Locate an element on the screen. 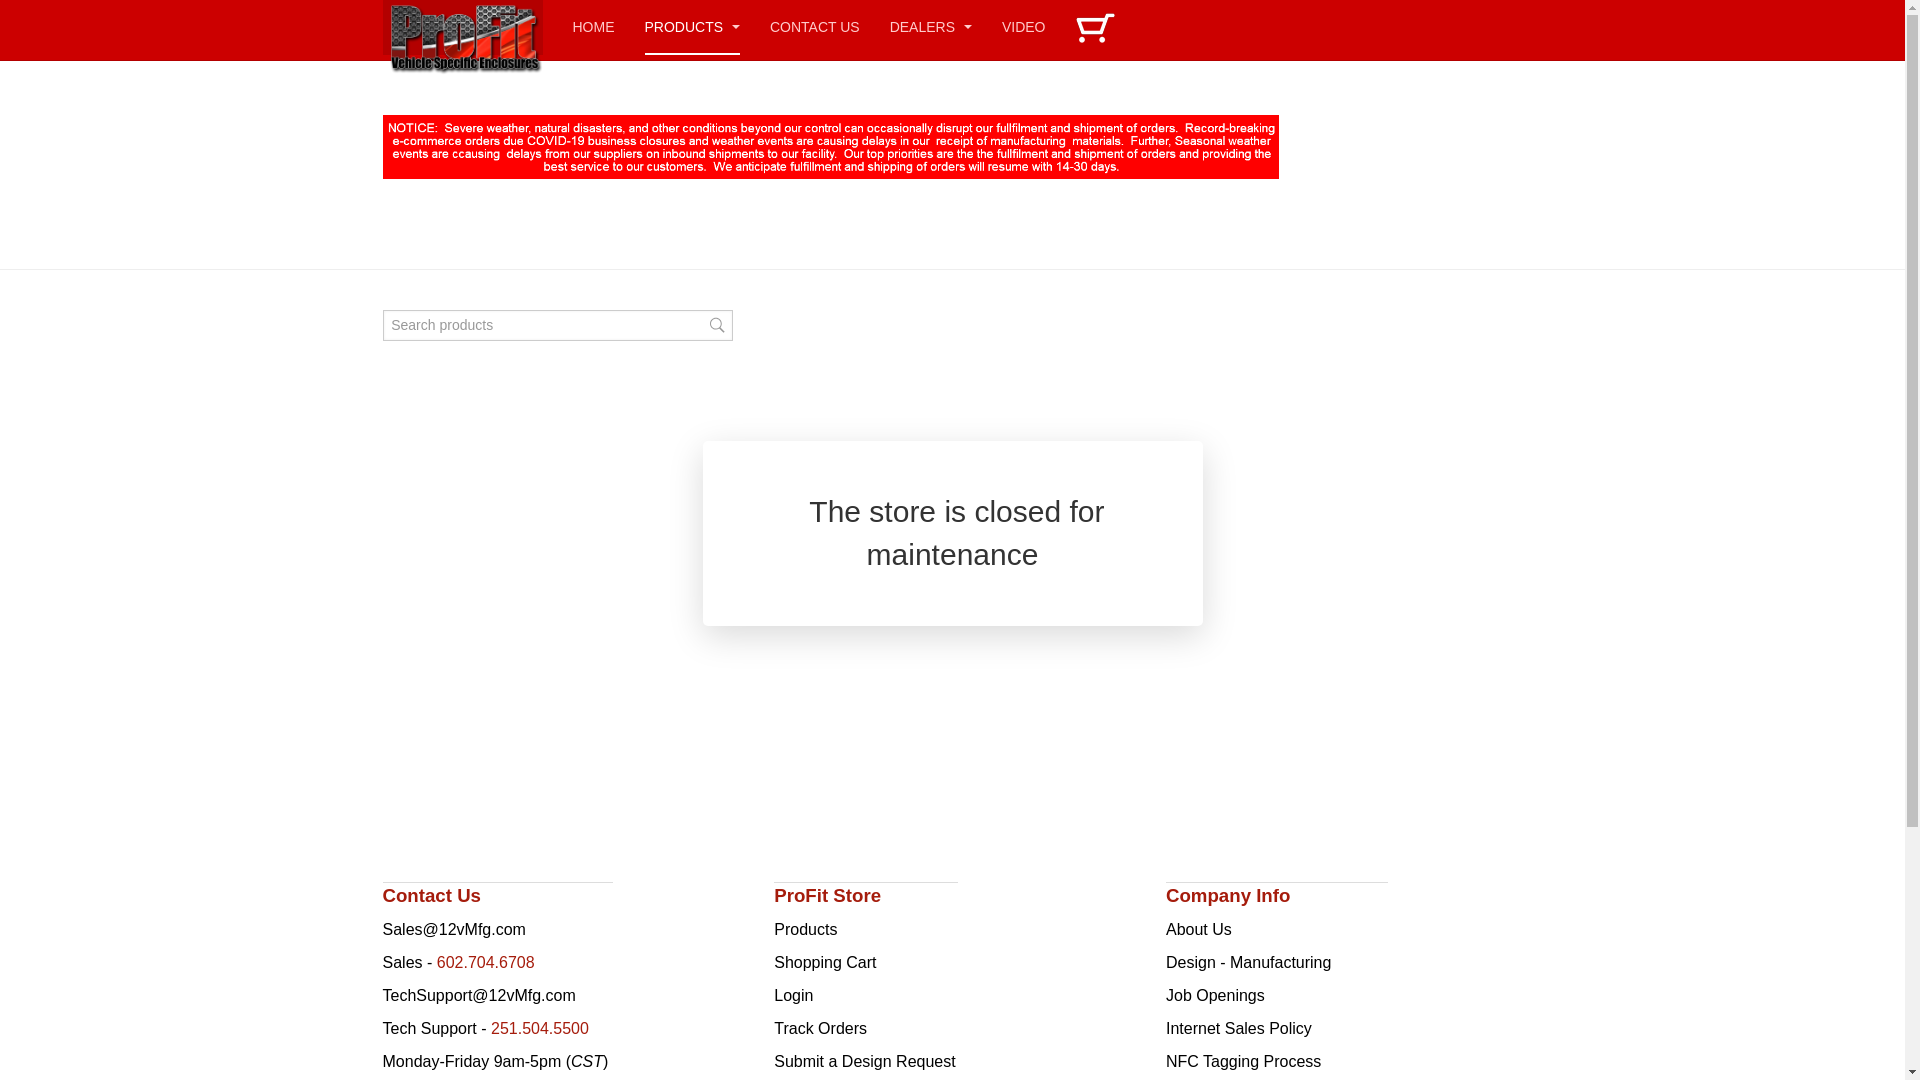 The width and height of the screenshot is (1920, 1080). 'Login' is located at coordinates (792, 995).